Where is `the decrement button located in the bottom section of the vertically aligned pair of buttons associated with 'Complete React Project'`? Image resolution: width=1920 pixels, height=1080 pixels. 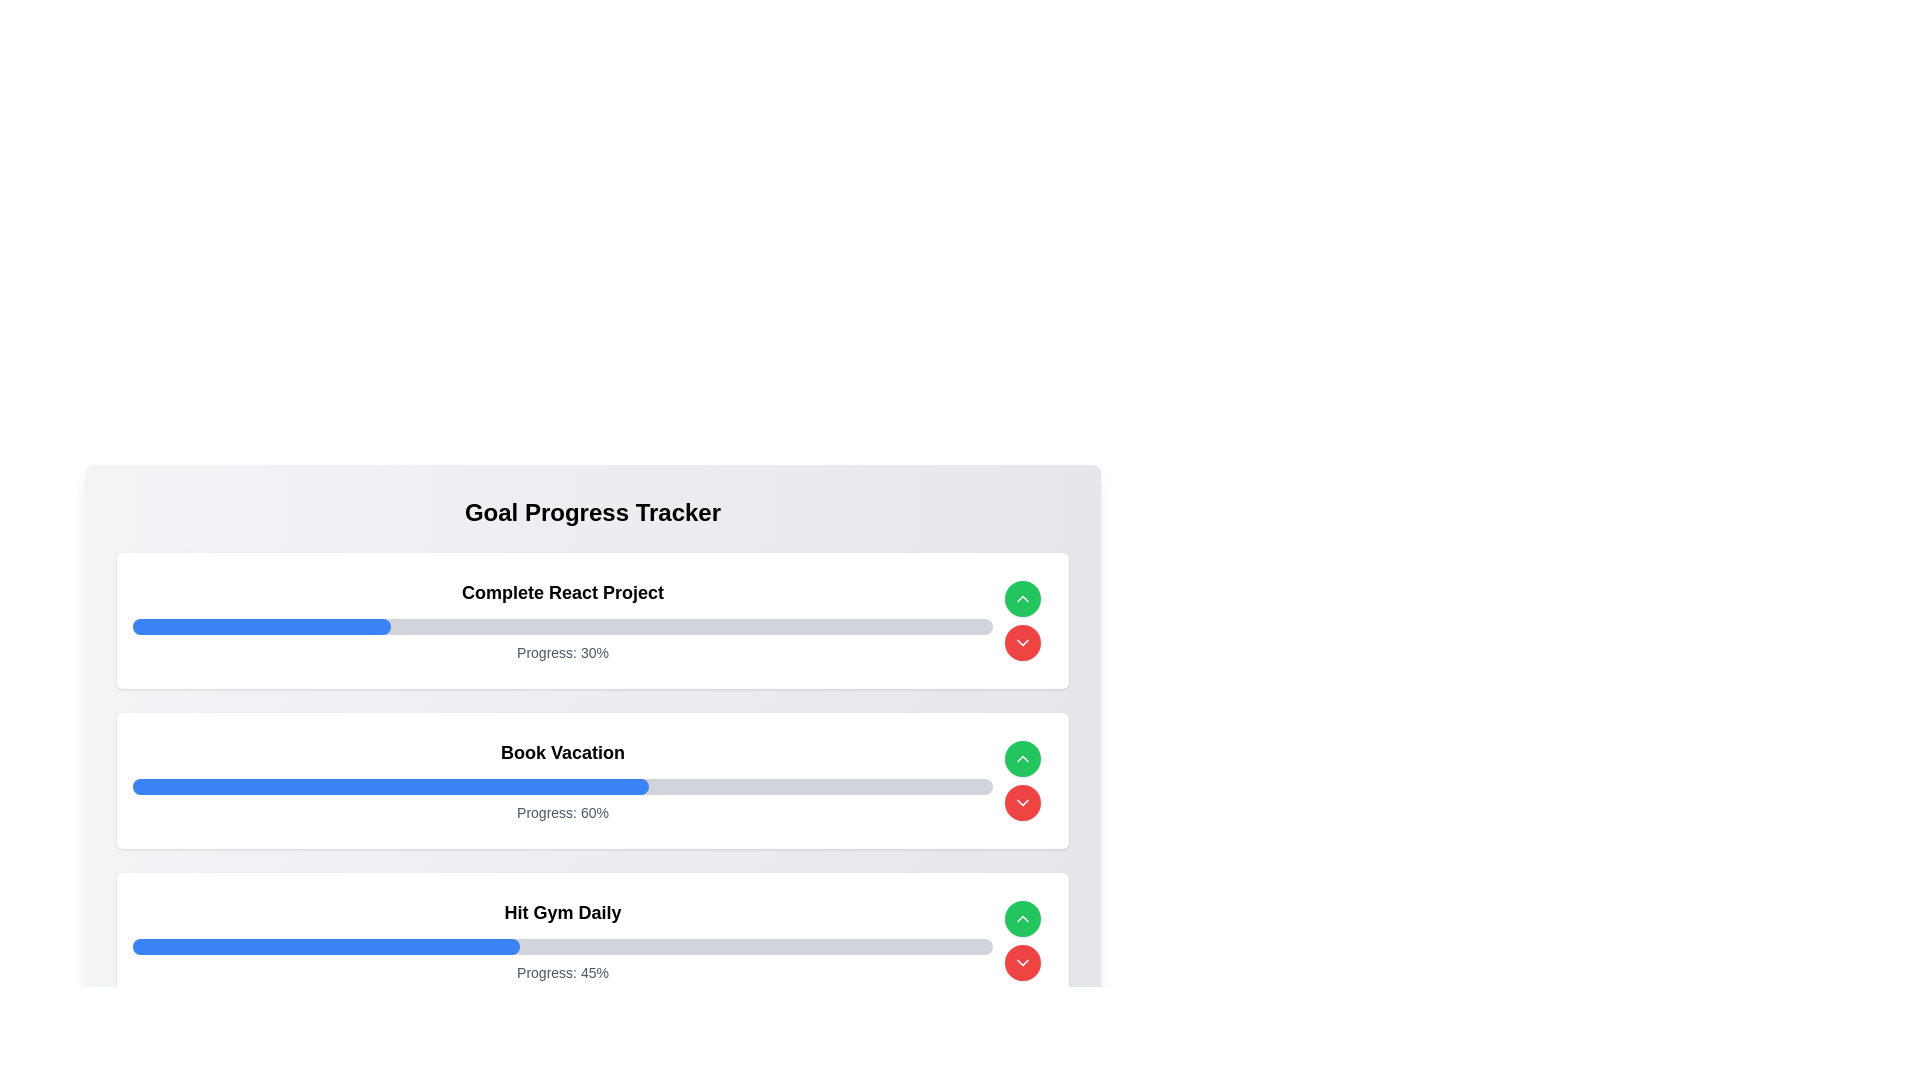
the decrement button located in the bottom section of the vertically aligned pair of buttons associated with 'Complete React Project' is located at coordinates (1022, 643).